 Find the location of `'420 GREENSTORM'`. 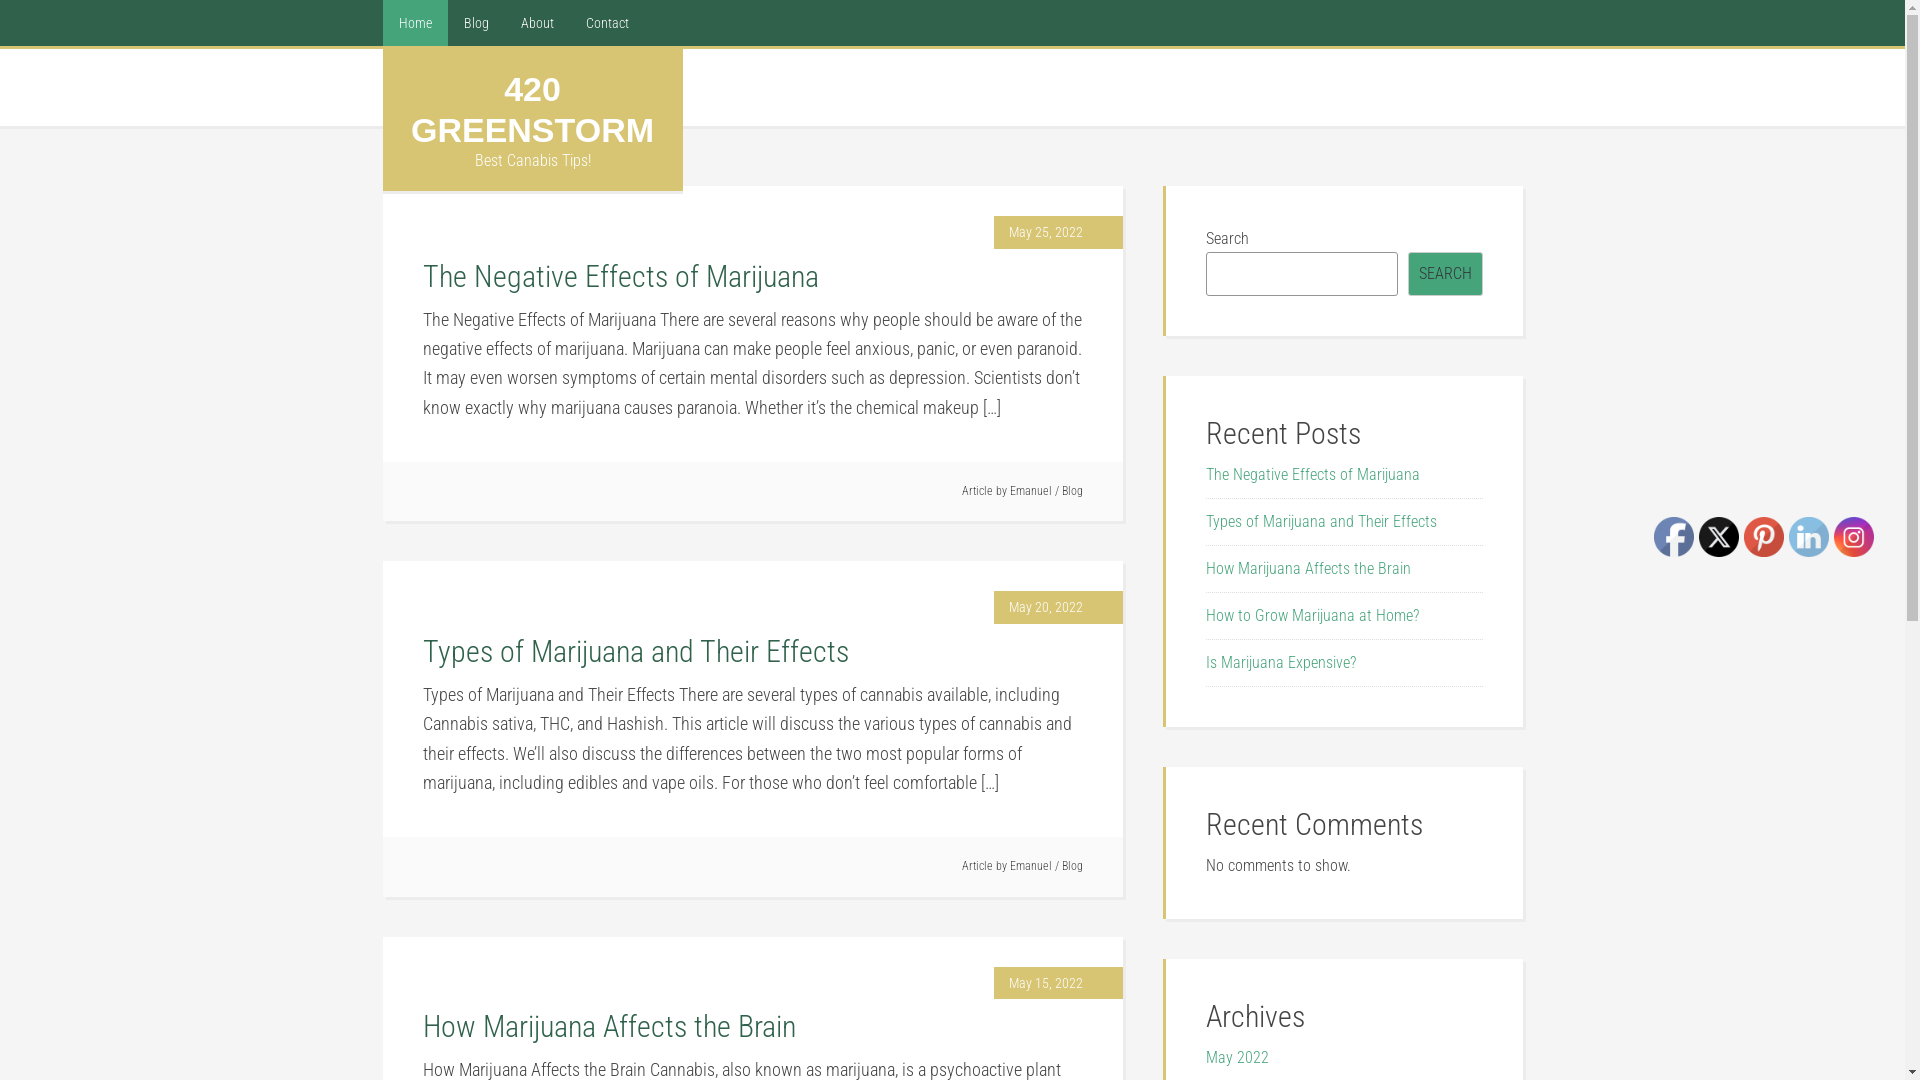

'420 GREENSTORM' is located at coordinates (410, 109).